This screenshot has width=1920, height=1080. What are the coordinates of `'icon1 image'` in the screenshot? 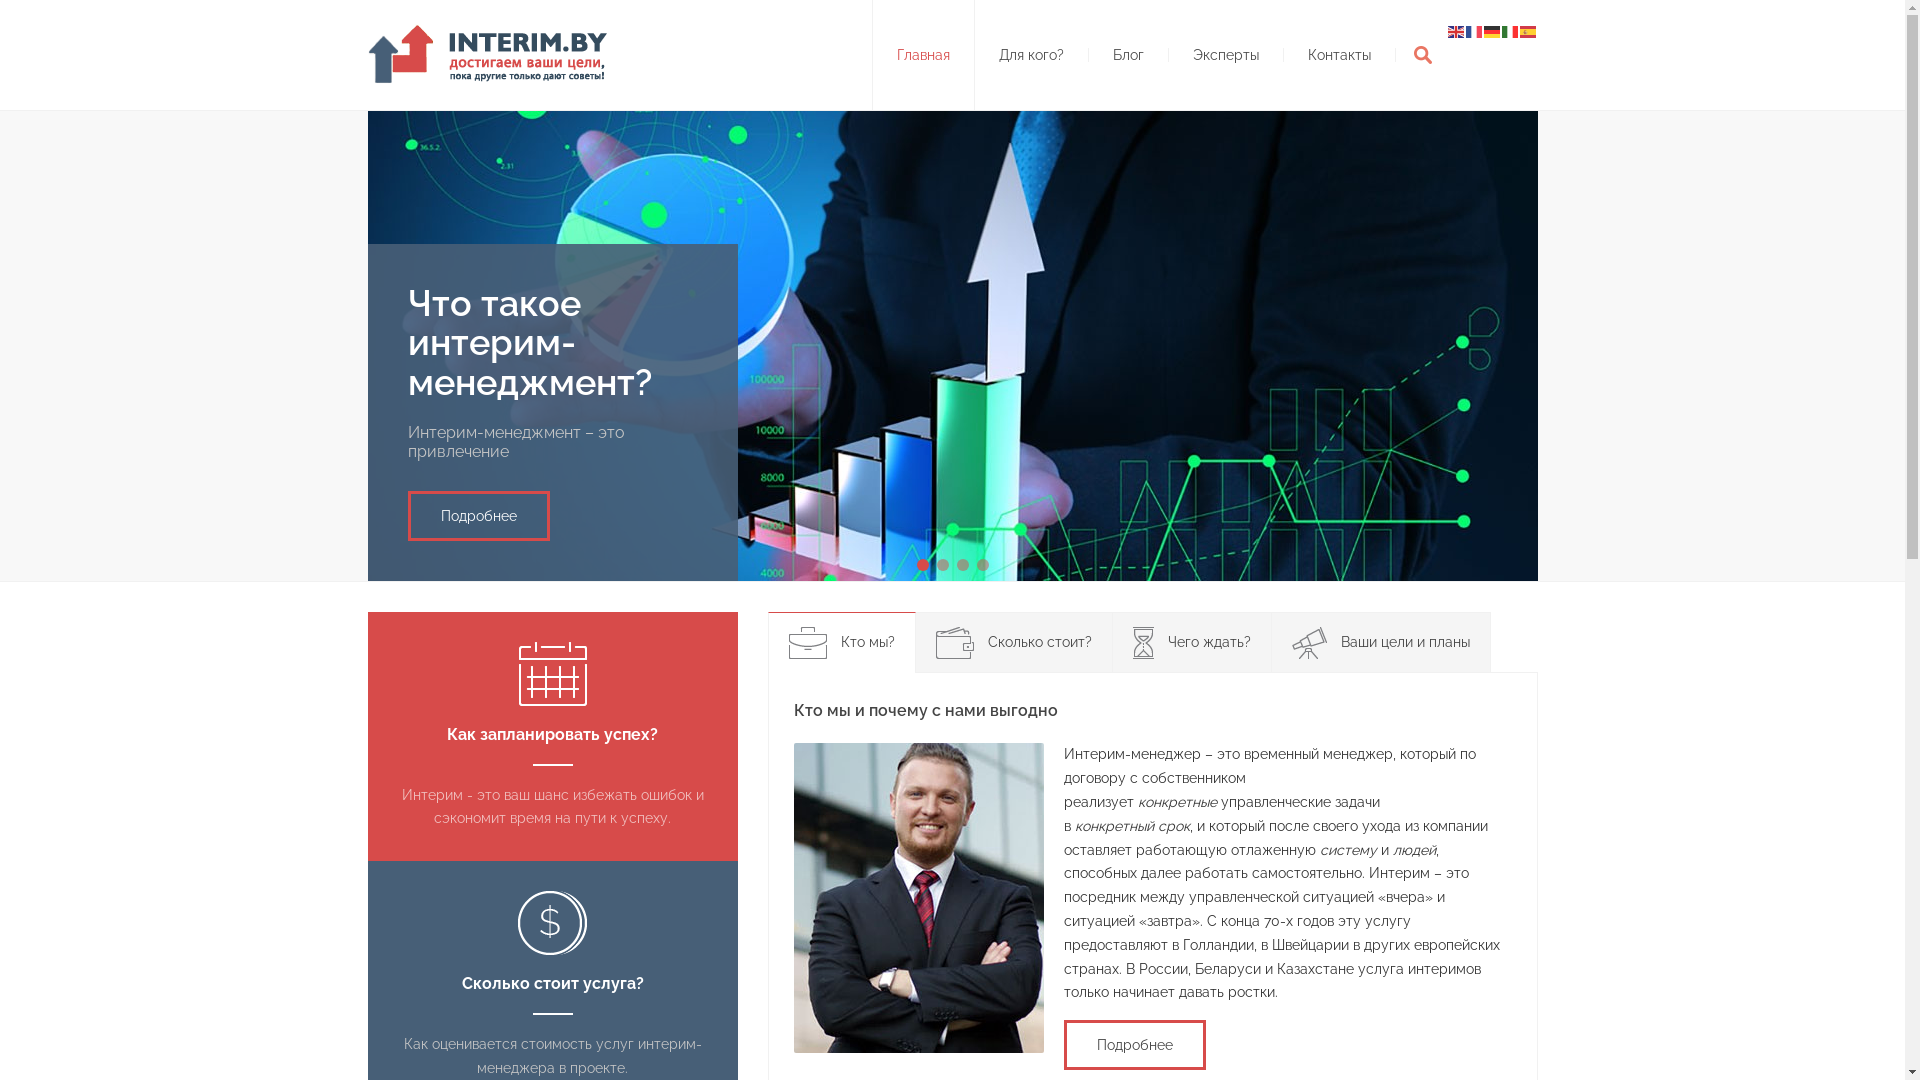 It's located at (518, 674).